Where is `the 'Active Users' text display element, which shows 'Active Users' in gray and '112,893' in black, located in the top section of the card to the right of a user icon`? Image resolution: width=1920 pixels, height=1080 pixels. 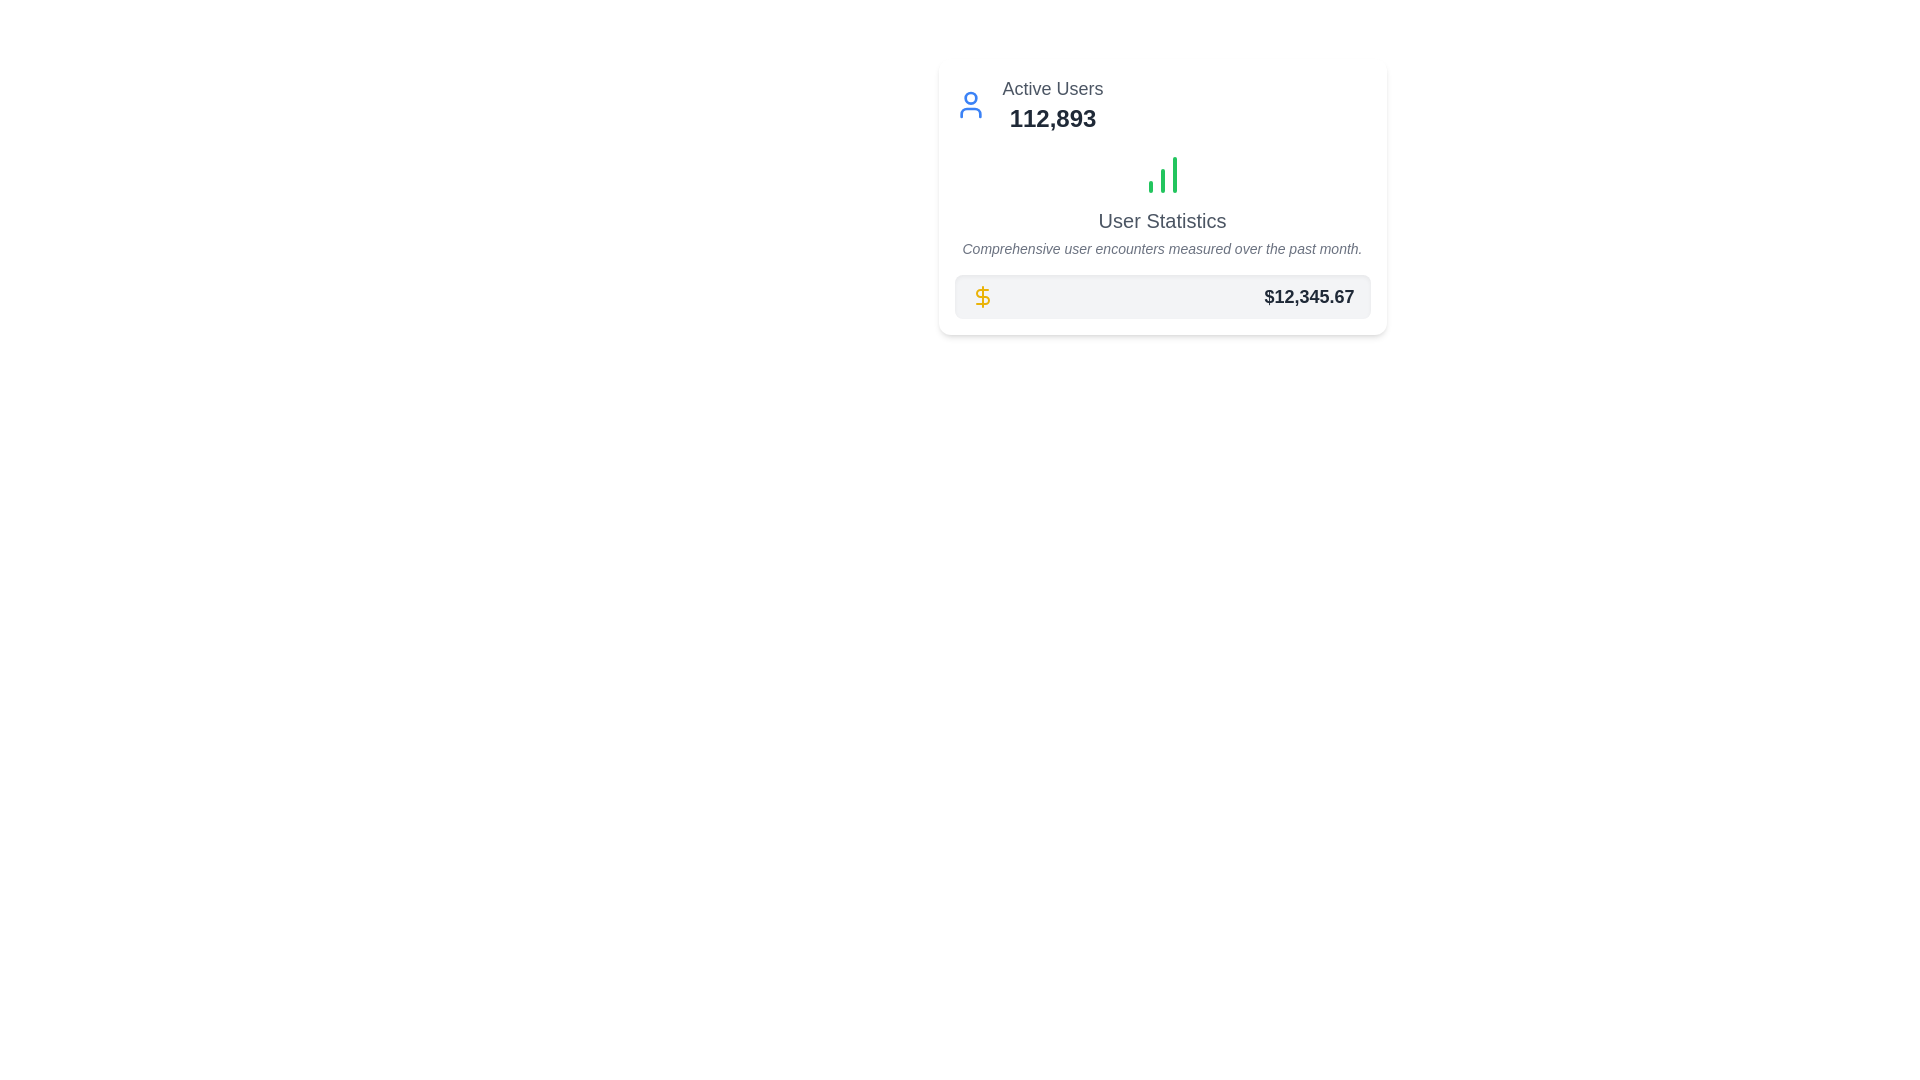
the 'Active Users' text display element, which shows 'Active Users' in gray and '112,893' in black, located in the top section of the card to the right of a user icon is located at coordinates (1051, 104).